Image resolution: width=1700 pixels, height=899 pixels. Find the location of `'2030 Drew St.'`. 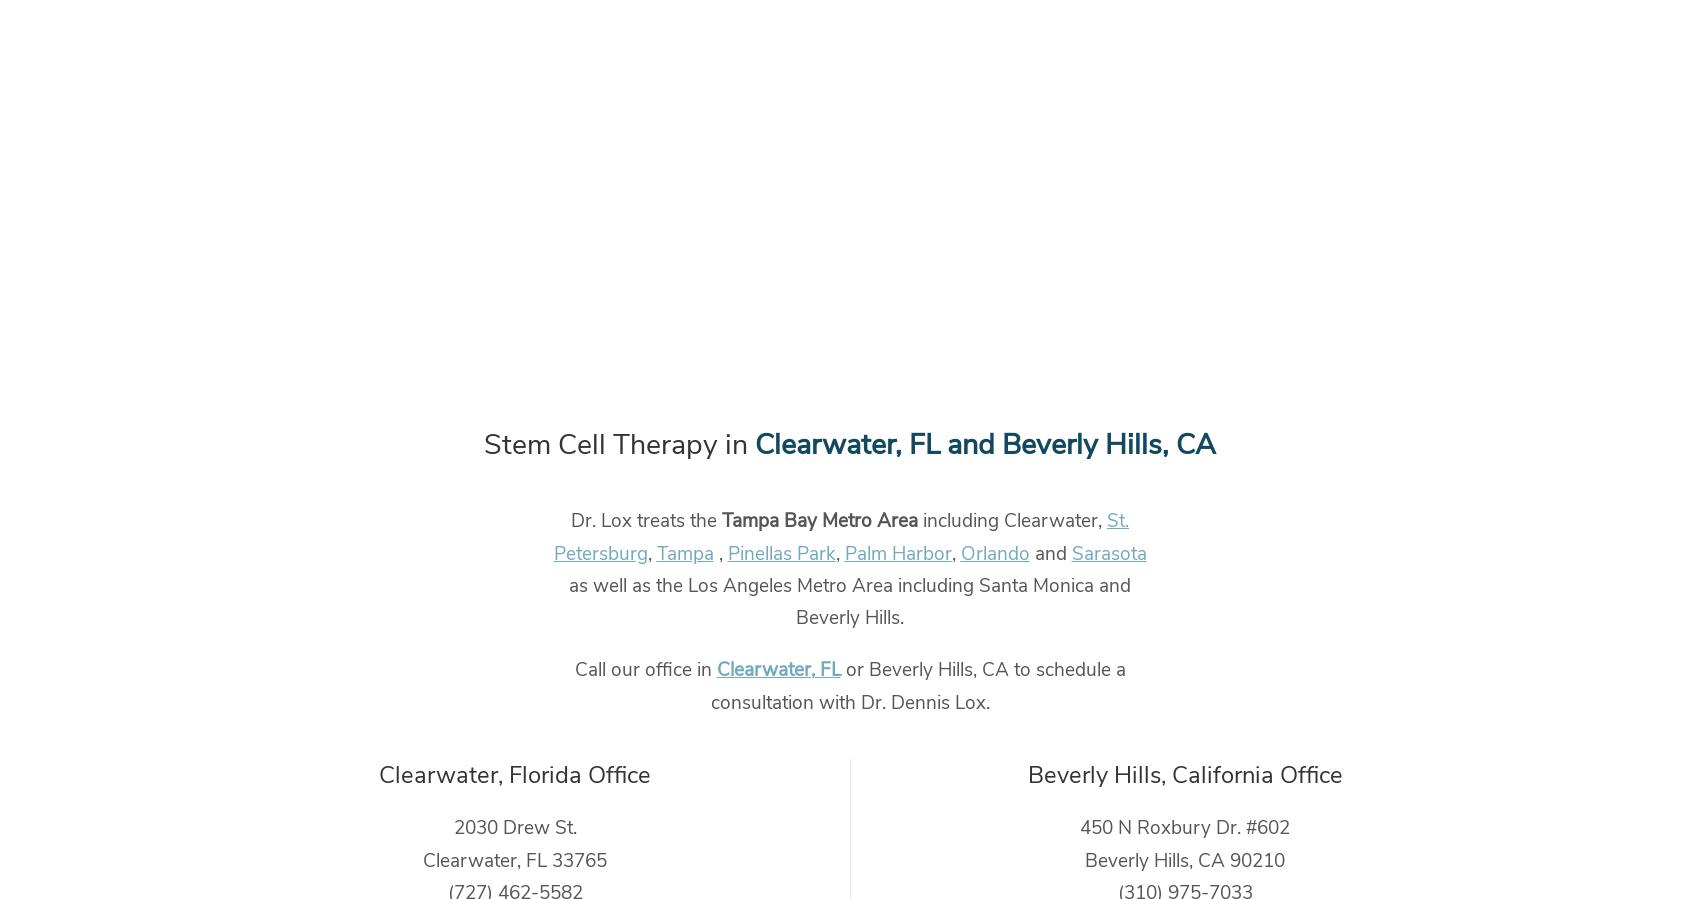

'2030 Drew St.' is located at coordinates (453, 827).